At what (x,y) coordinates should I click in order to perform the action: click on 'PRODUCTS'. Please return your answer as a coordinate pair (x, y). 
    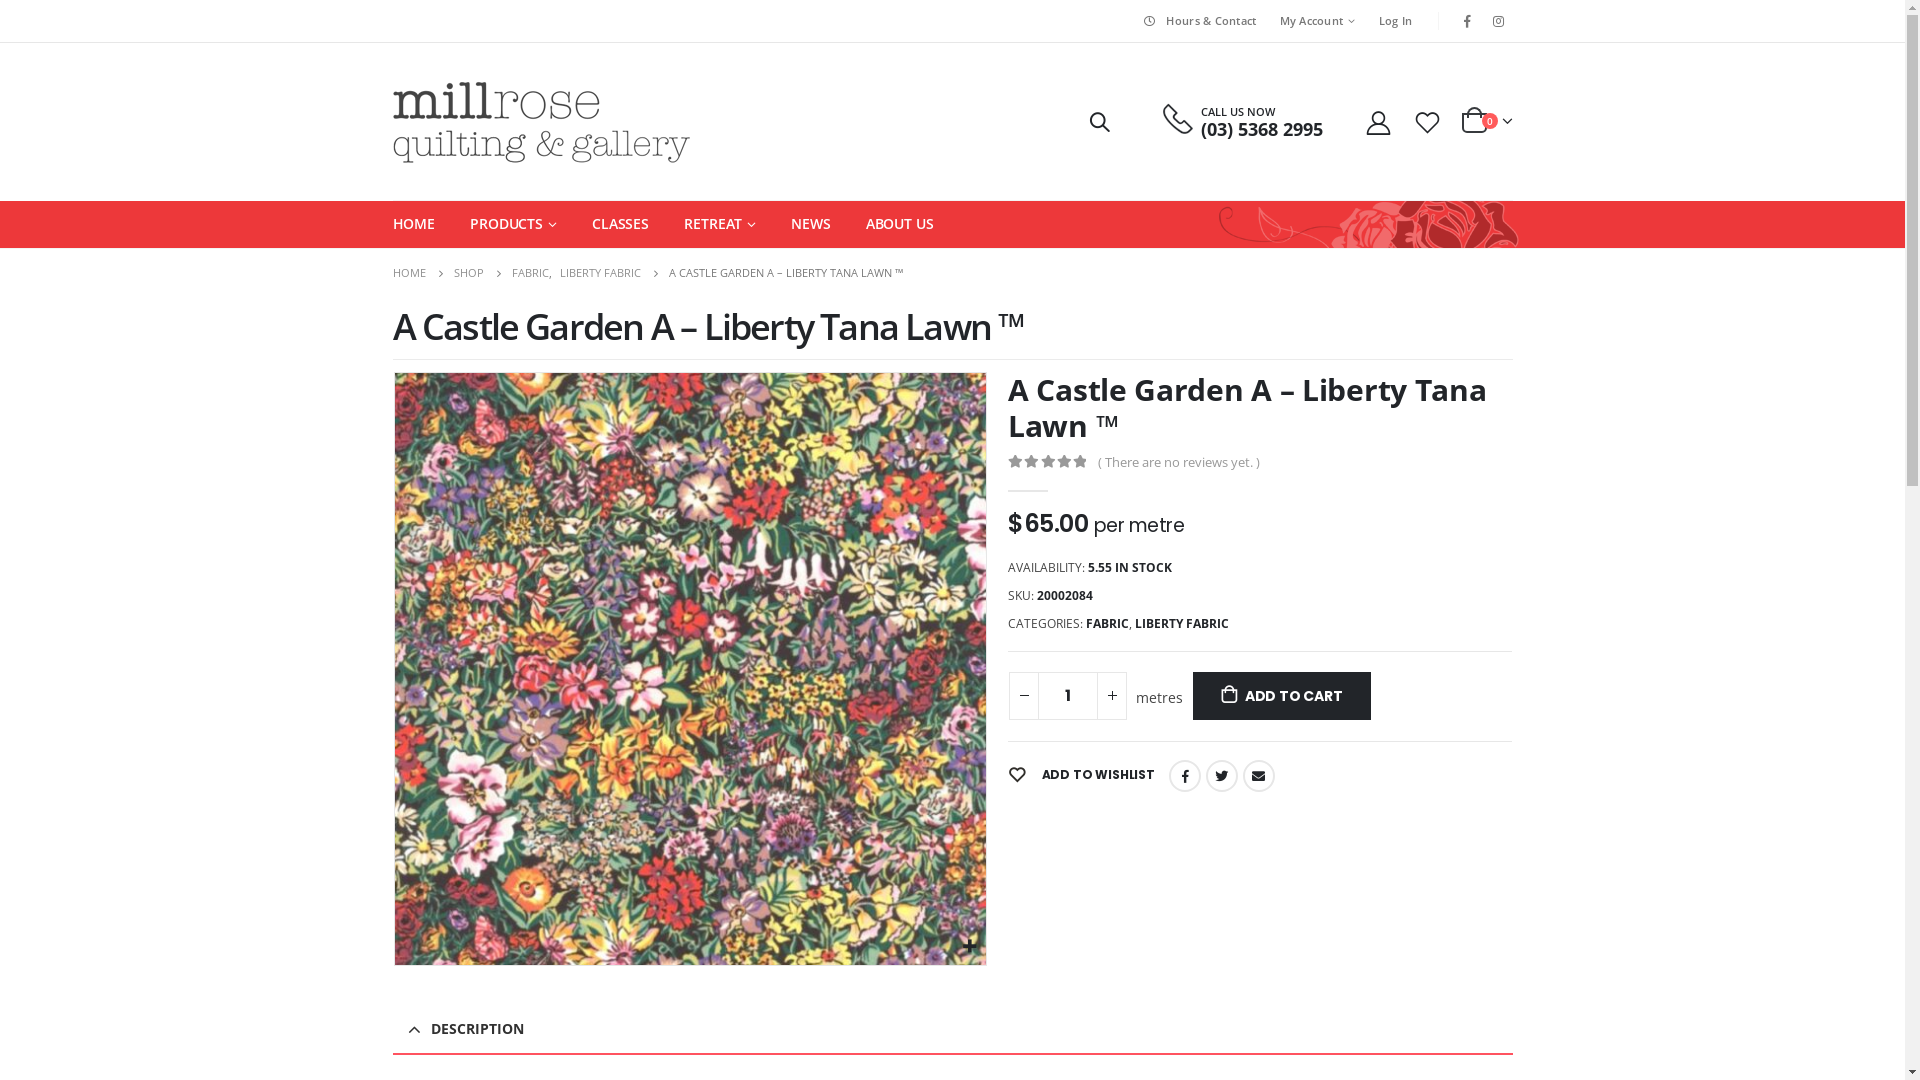
    Looking at the image, I should click on (513, 223).